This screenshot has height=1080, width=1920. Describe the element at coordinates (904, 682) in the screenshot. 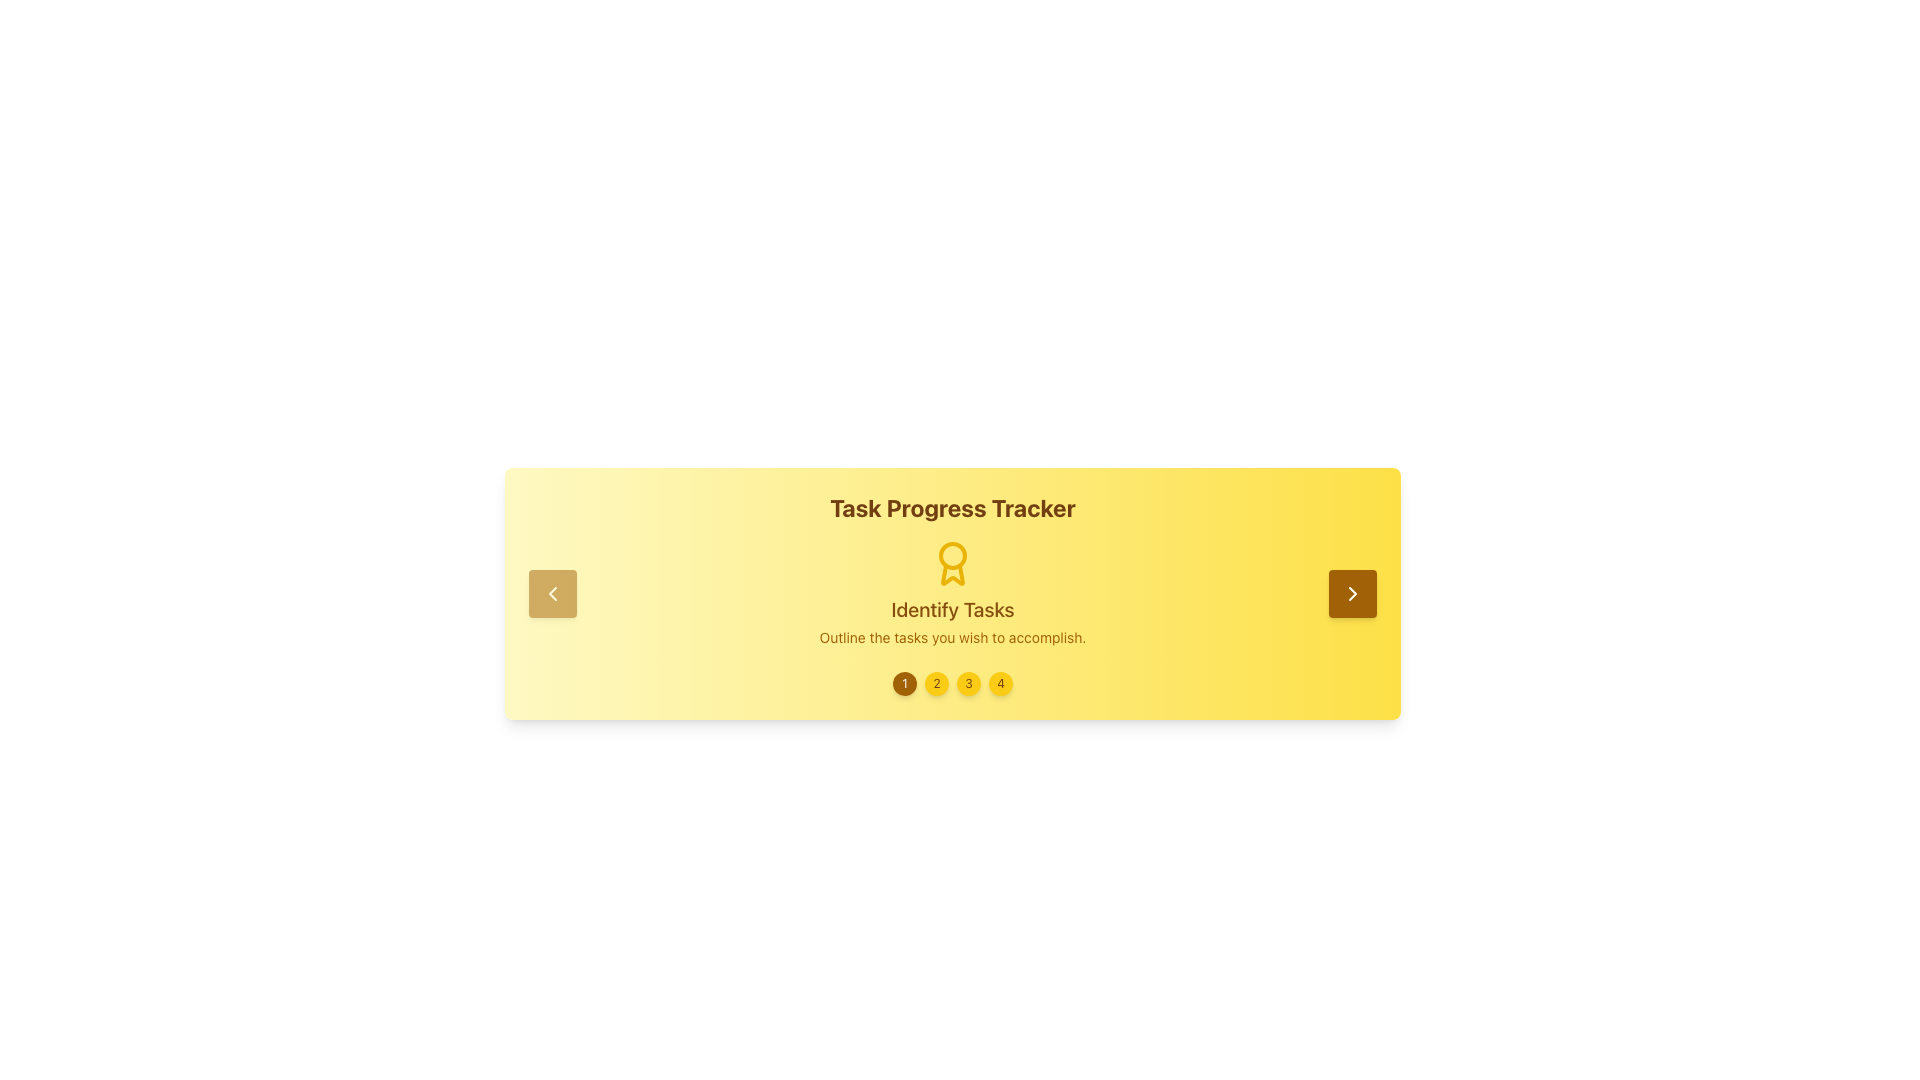

I see `the circular button with a yellow background and white text displaying the number '1' located centrally at the bottom of the content area` at that location.